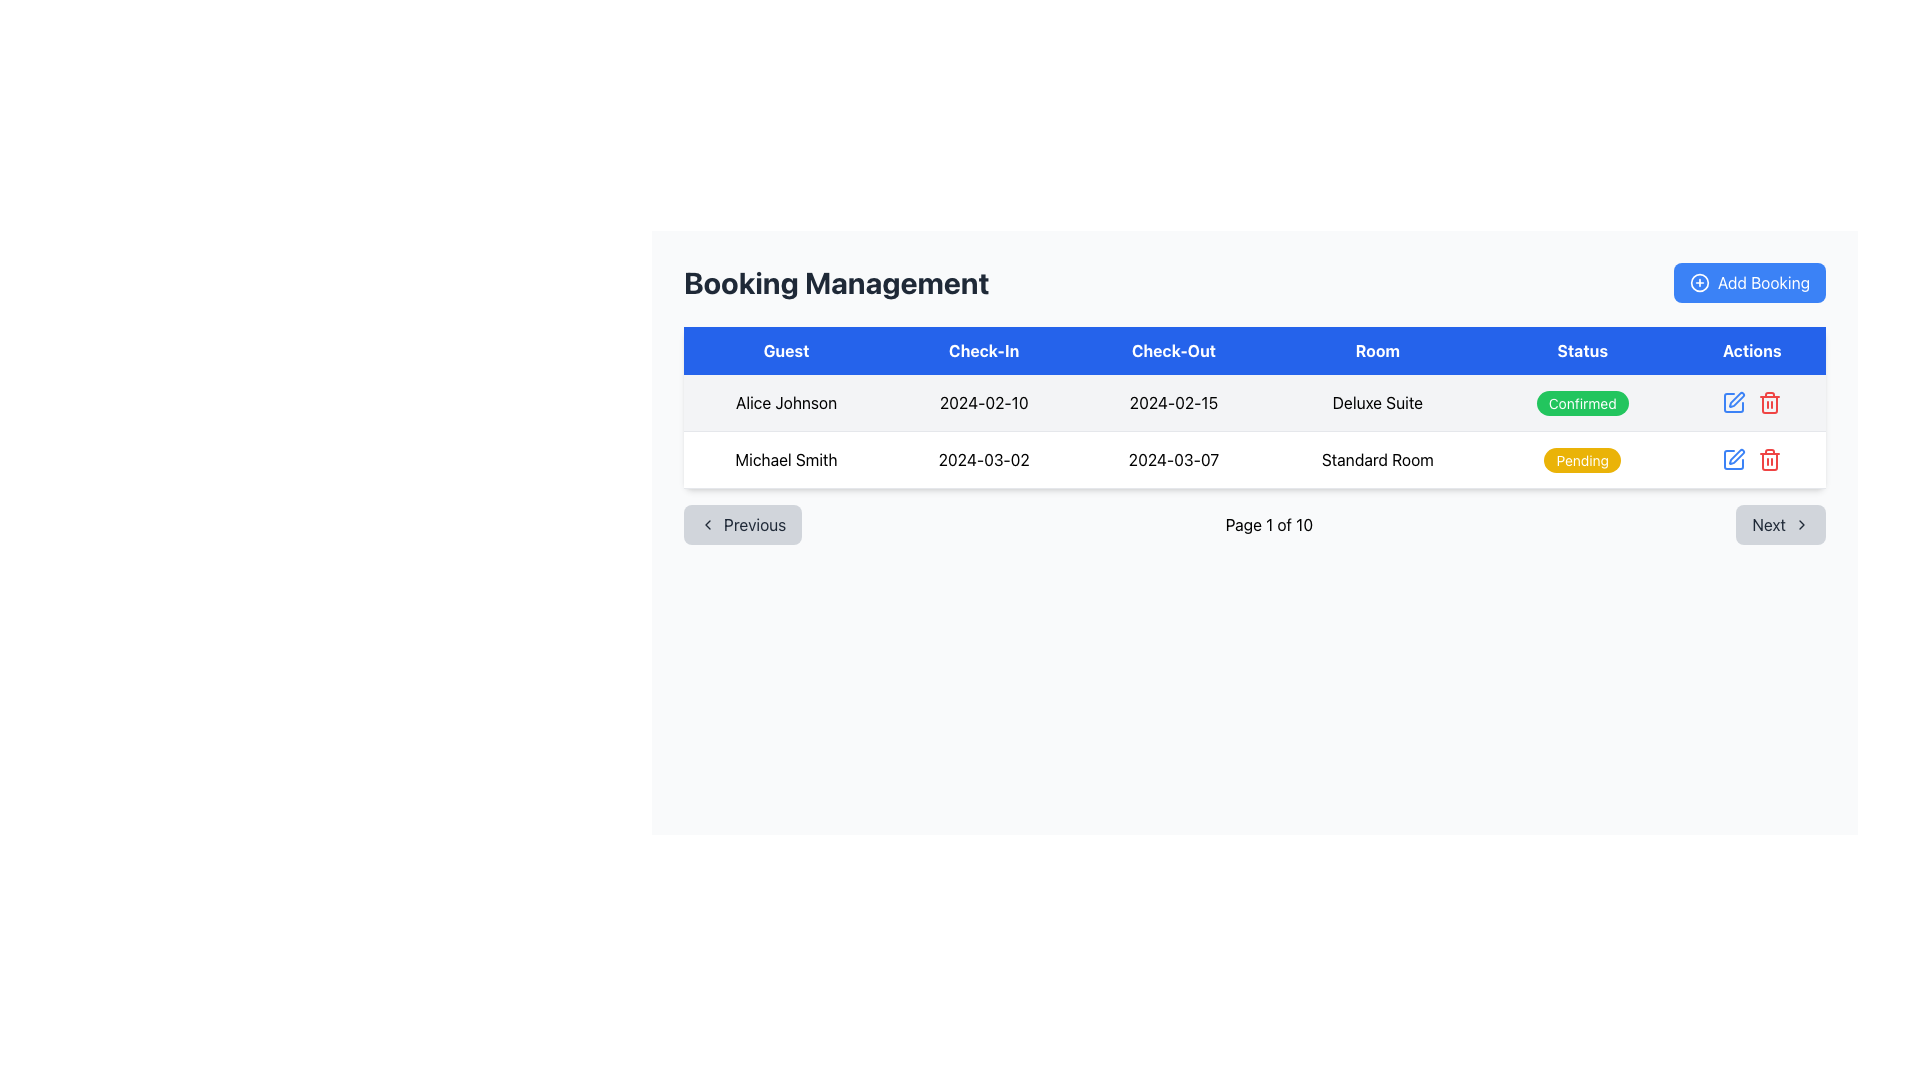 Image resolution: width=1920 pixels, height=1080 pixels. What do you see at coordinates (1736, 400) in the screenshot?
I see `the pen icon button located in the 'Actions' column, second row of the table layout, which is the first icon in the rightmost column` at bounding box center [1736, 400].